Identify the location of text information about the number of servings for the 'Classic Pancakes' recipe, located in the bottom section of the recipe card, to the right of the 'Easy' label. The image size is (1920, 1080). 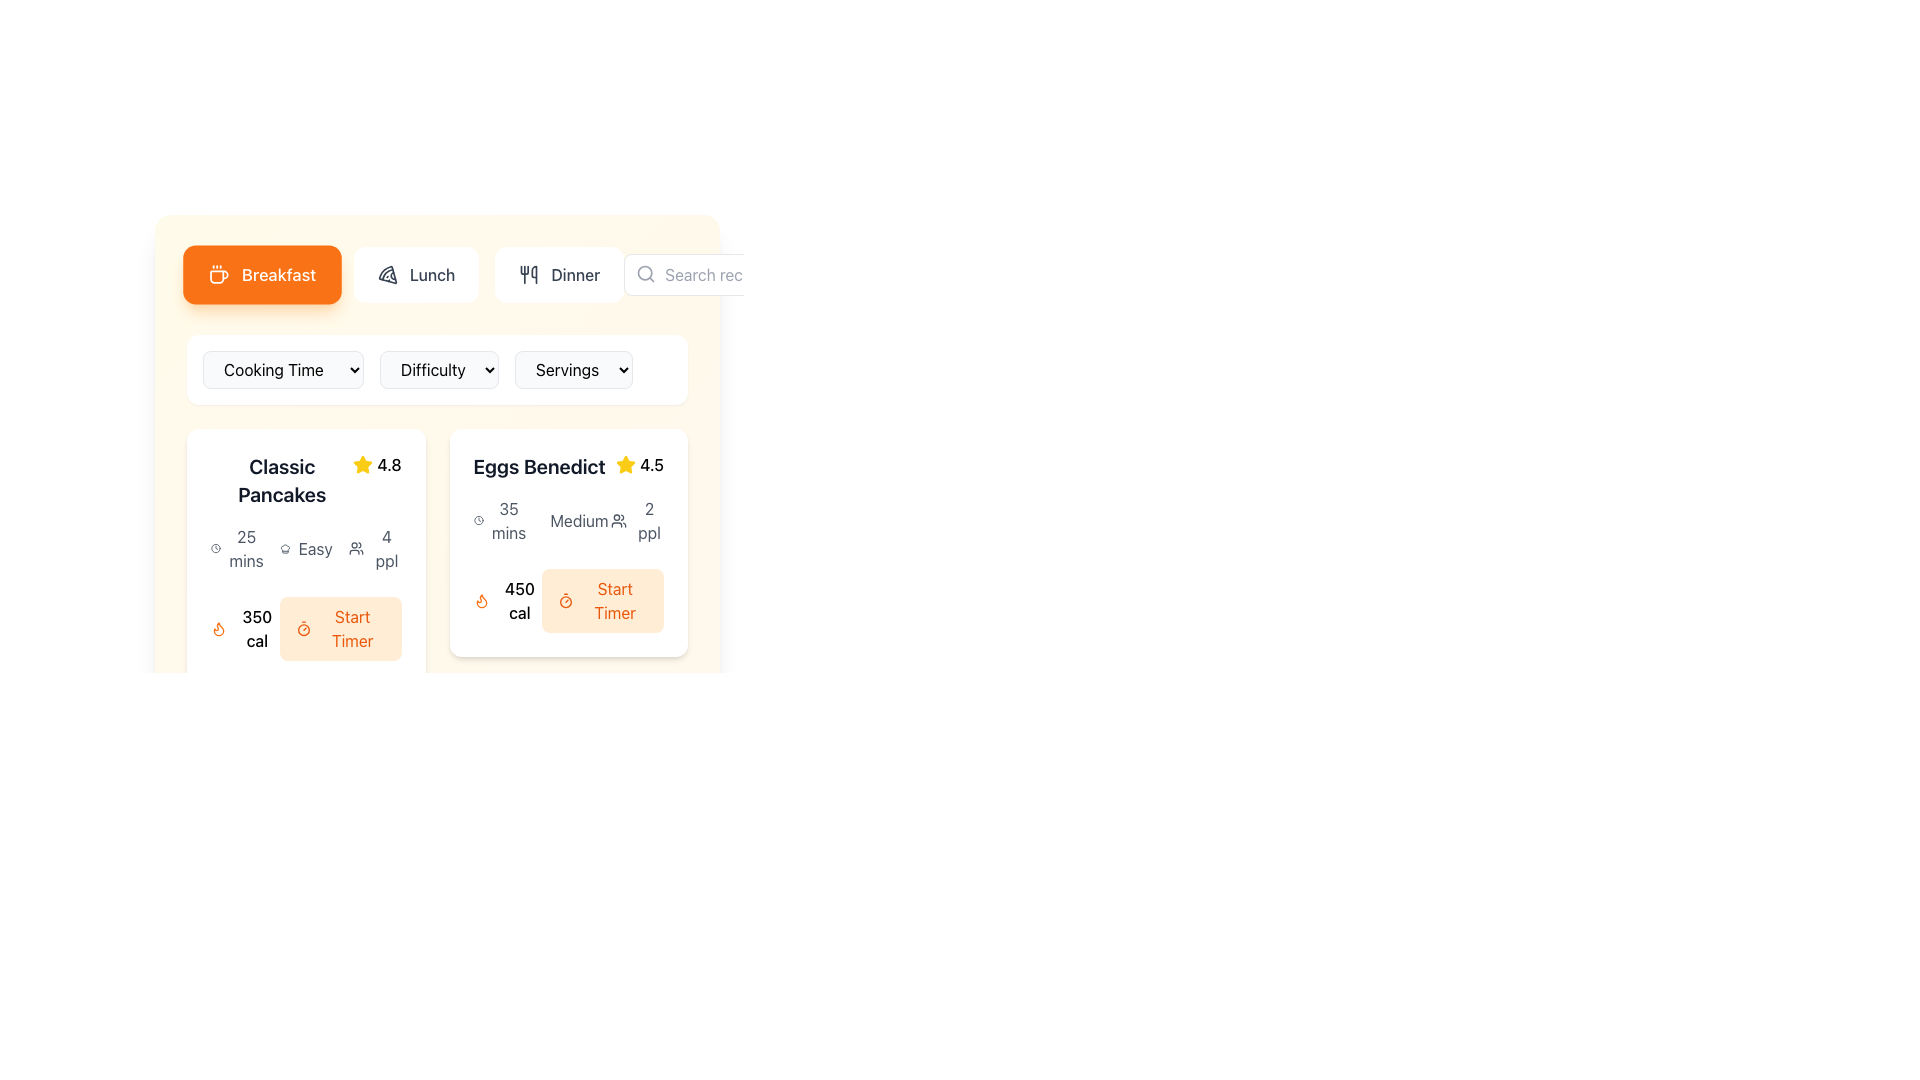
(374, 548).